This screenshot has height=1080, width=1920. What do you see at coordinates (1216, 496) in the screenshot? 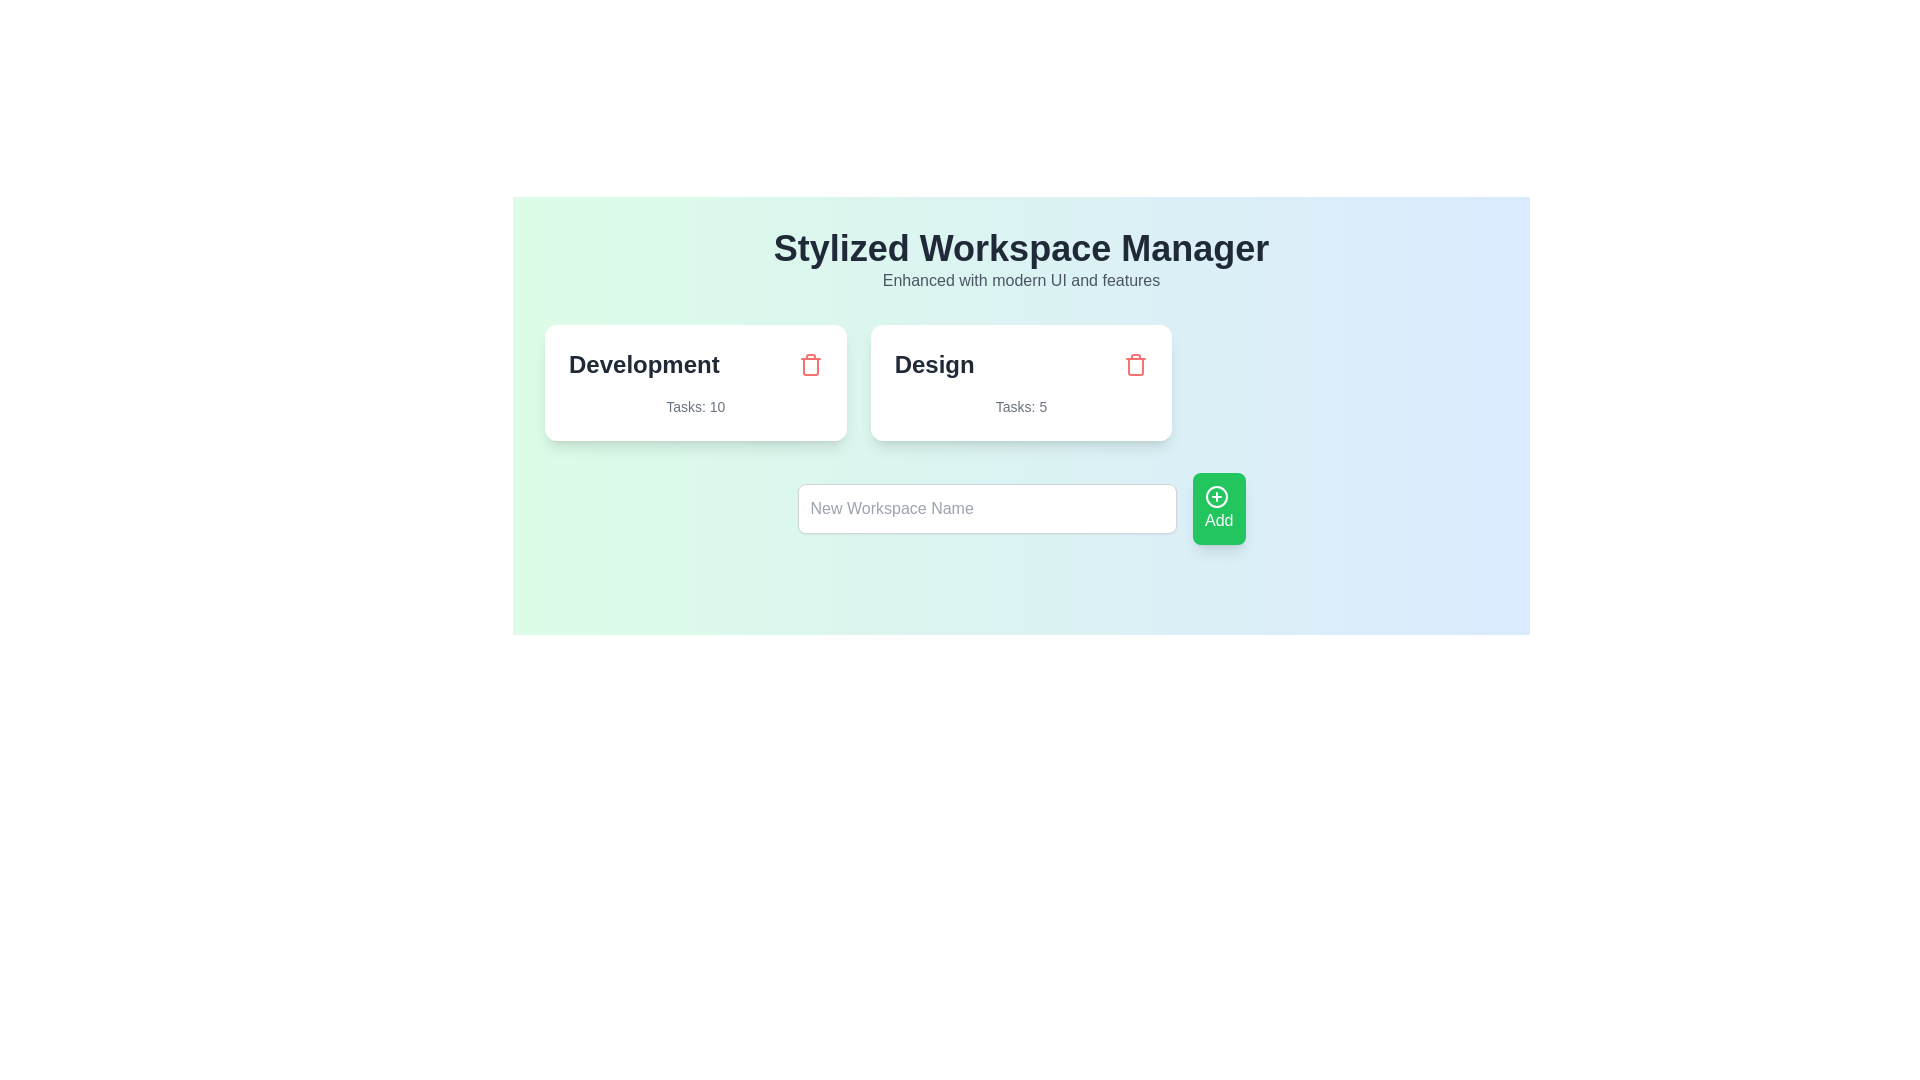
I see `the 'Add' icon located on the green button in the bottom-right area of the interface to initiate the add action` at bounding box center [1216, 496].